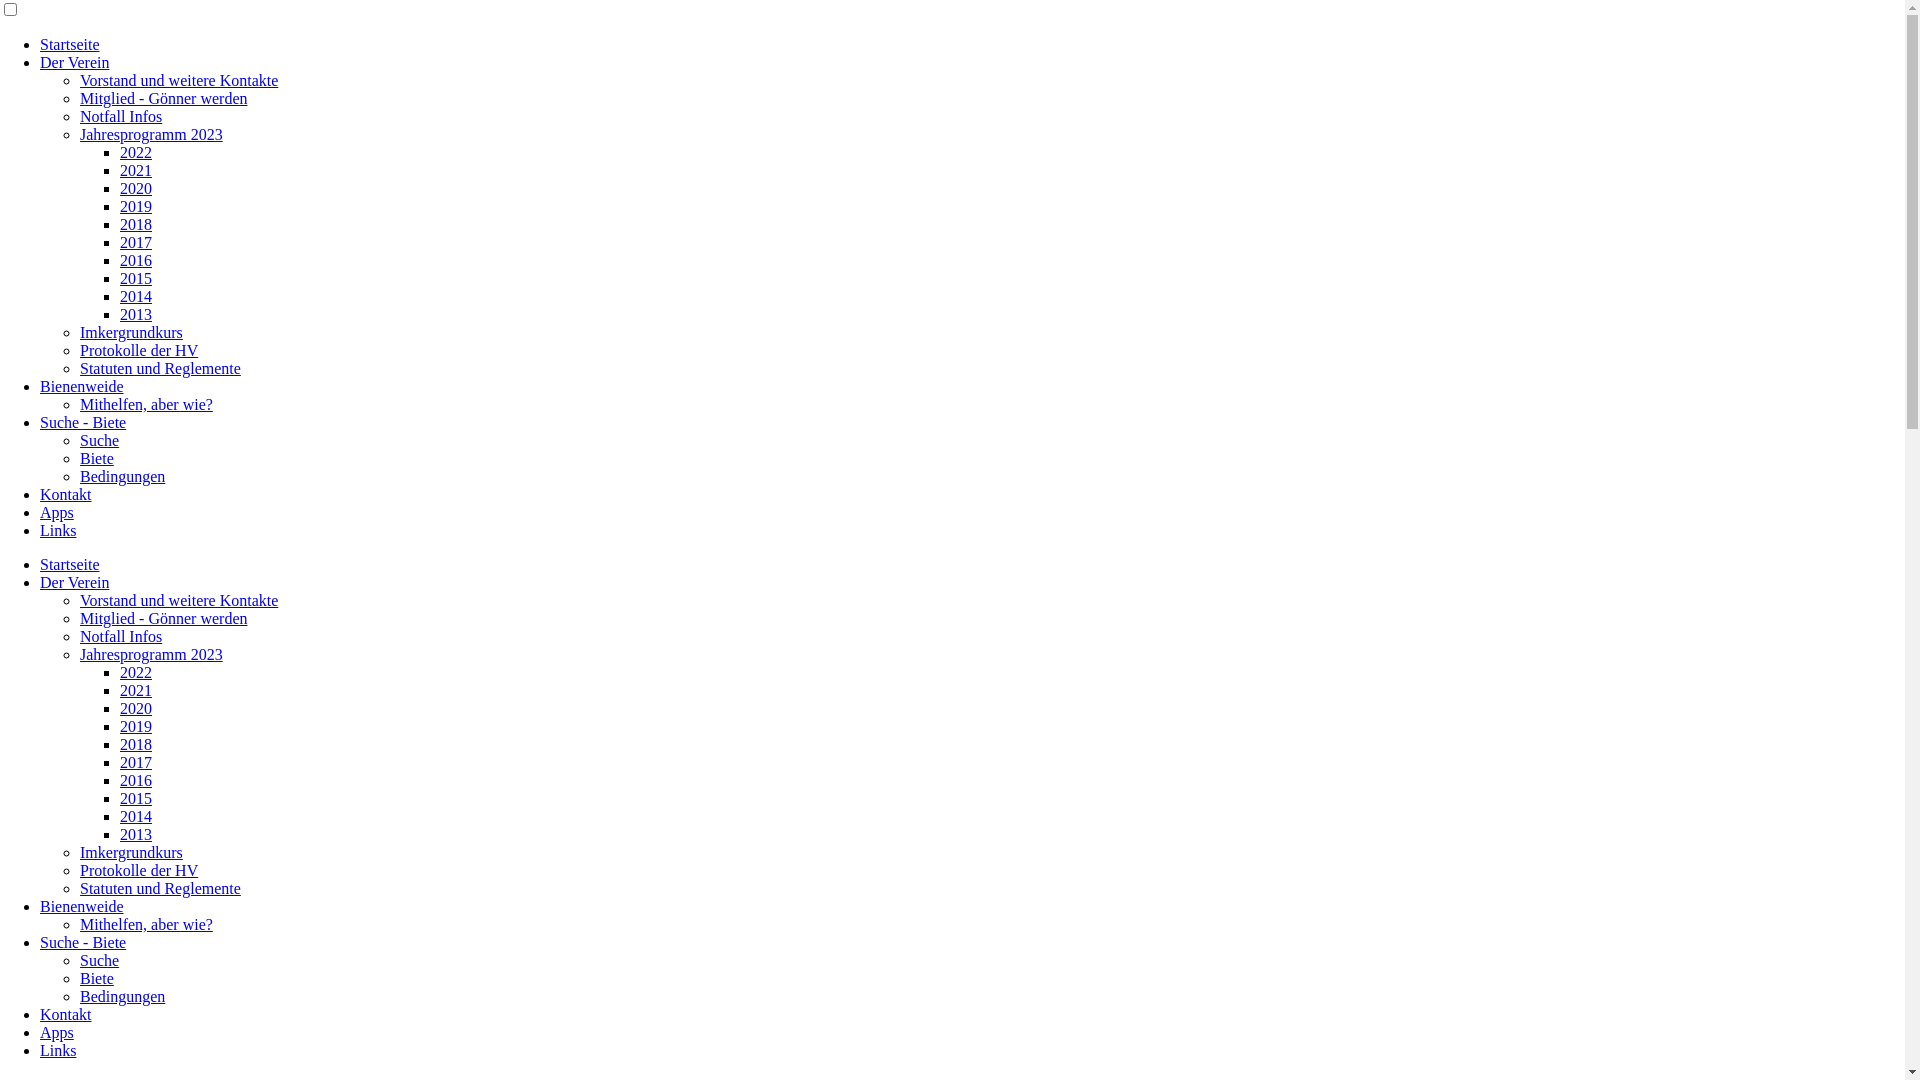  What do you see at coordinates (134, 314) in the screenshot?
I see `'2013'` at bounding box center [134, 314].